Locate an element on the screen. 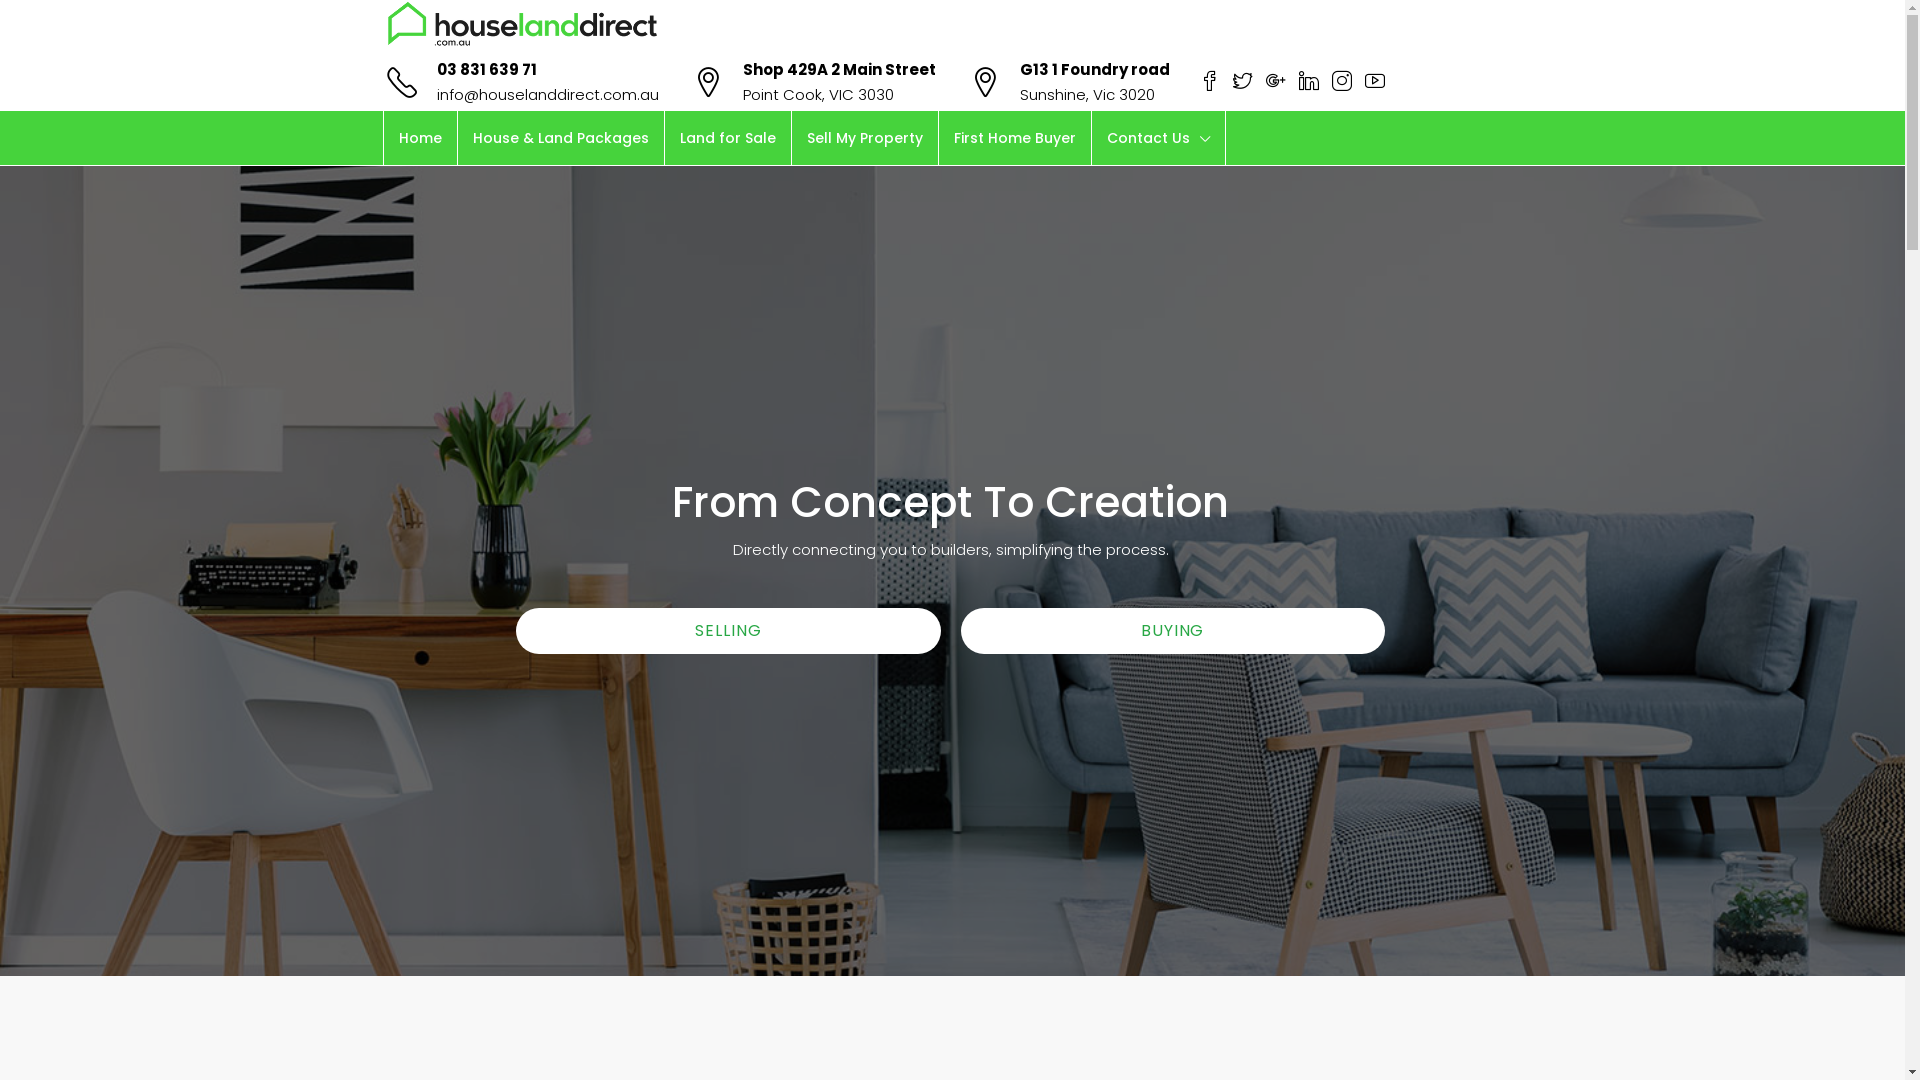 Image resolution: width=1920 pixels, height=1080 pixels. 'Home' is located at coordinates (419, 137).